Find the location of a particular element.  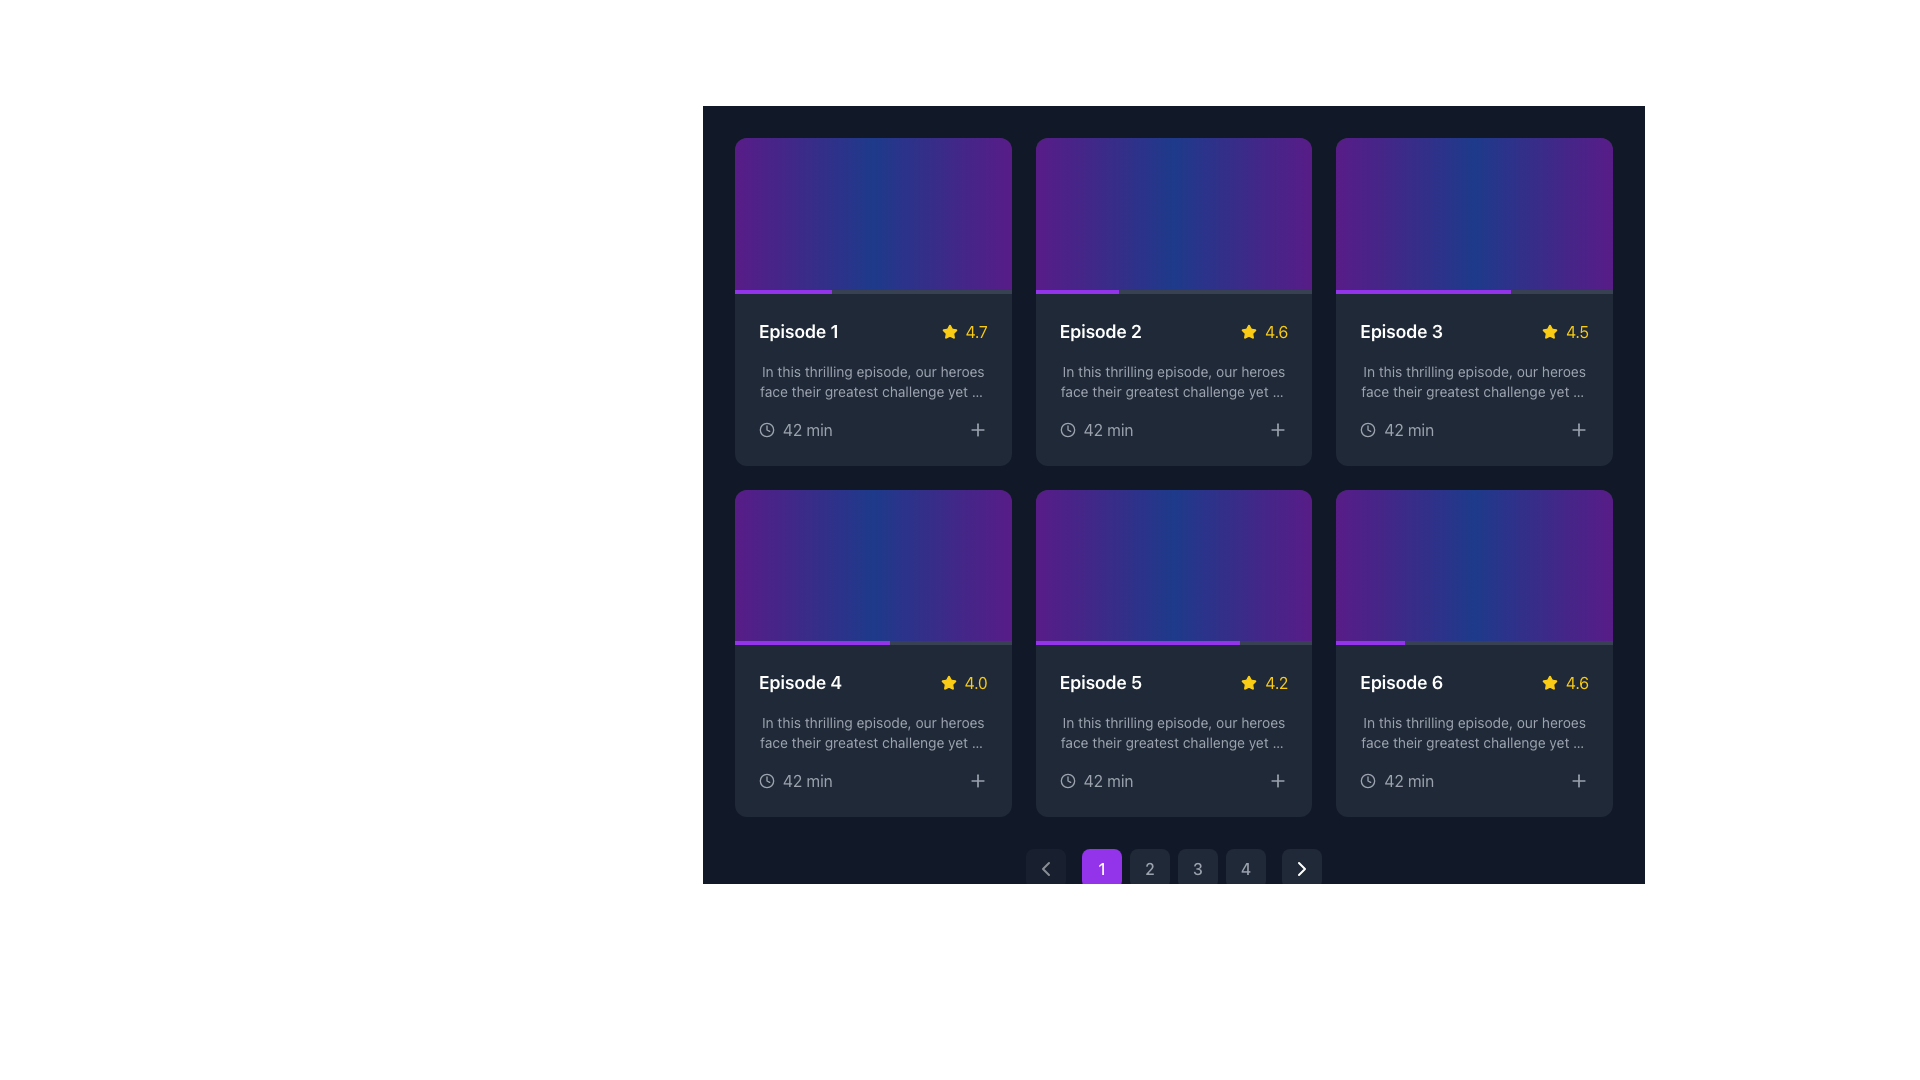

the clock icon representing the duration of Episode 6, located in the bottom-right area of the episode card next to '42 min' is located at coordinates (1367, 780).